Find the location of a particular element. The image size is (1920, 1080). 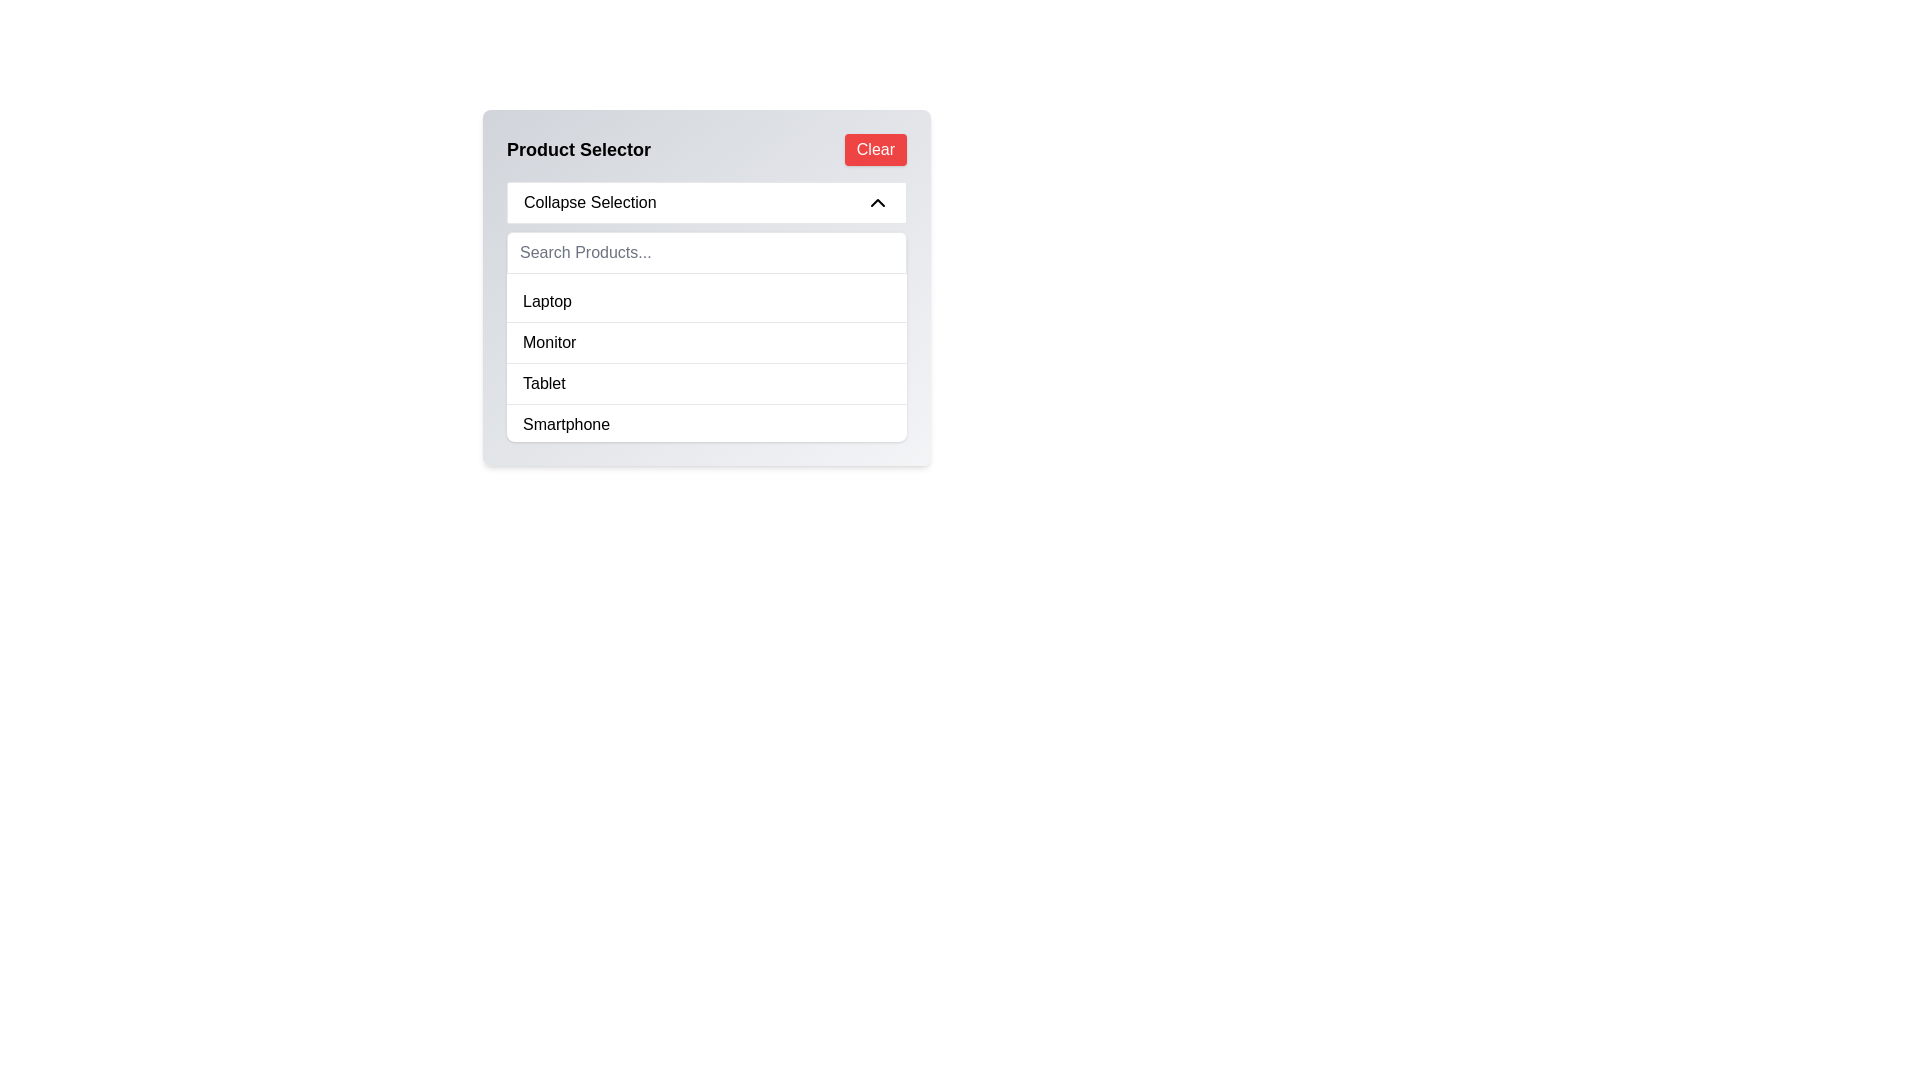

the search input field located below the 'Collapse Selection' dropdown to focus on it is located at coordinates (706, 252).